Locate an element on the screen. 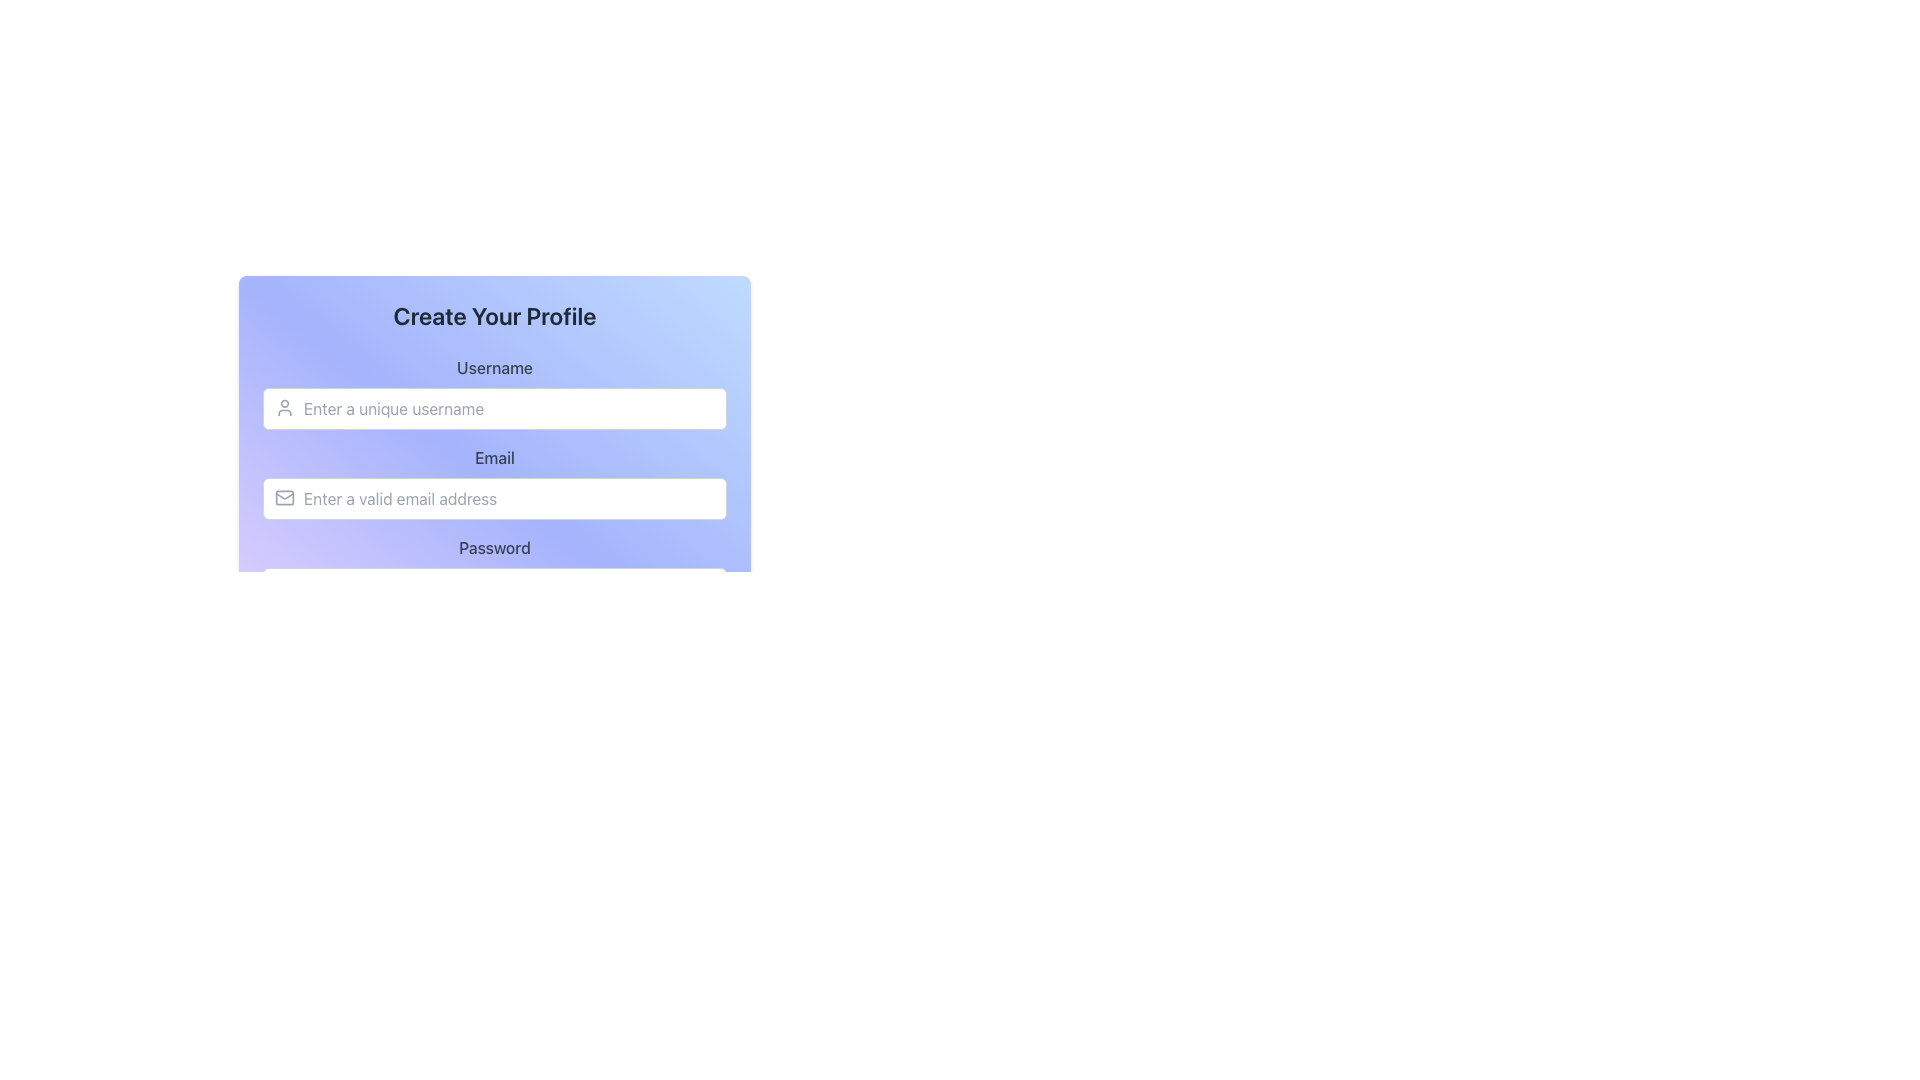 The width and height of the screenshot is (1920, 1080). the decorative icon that indicates the adjacent input field is for an email address, located near the top-left corner of the email input field is located at coordinates (283, 496).